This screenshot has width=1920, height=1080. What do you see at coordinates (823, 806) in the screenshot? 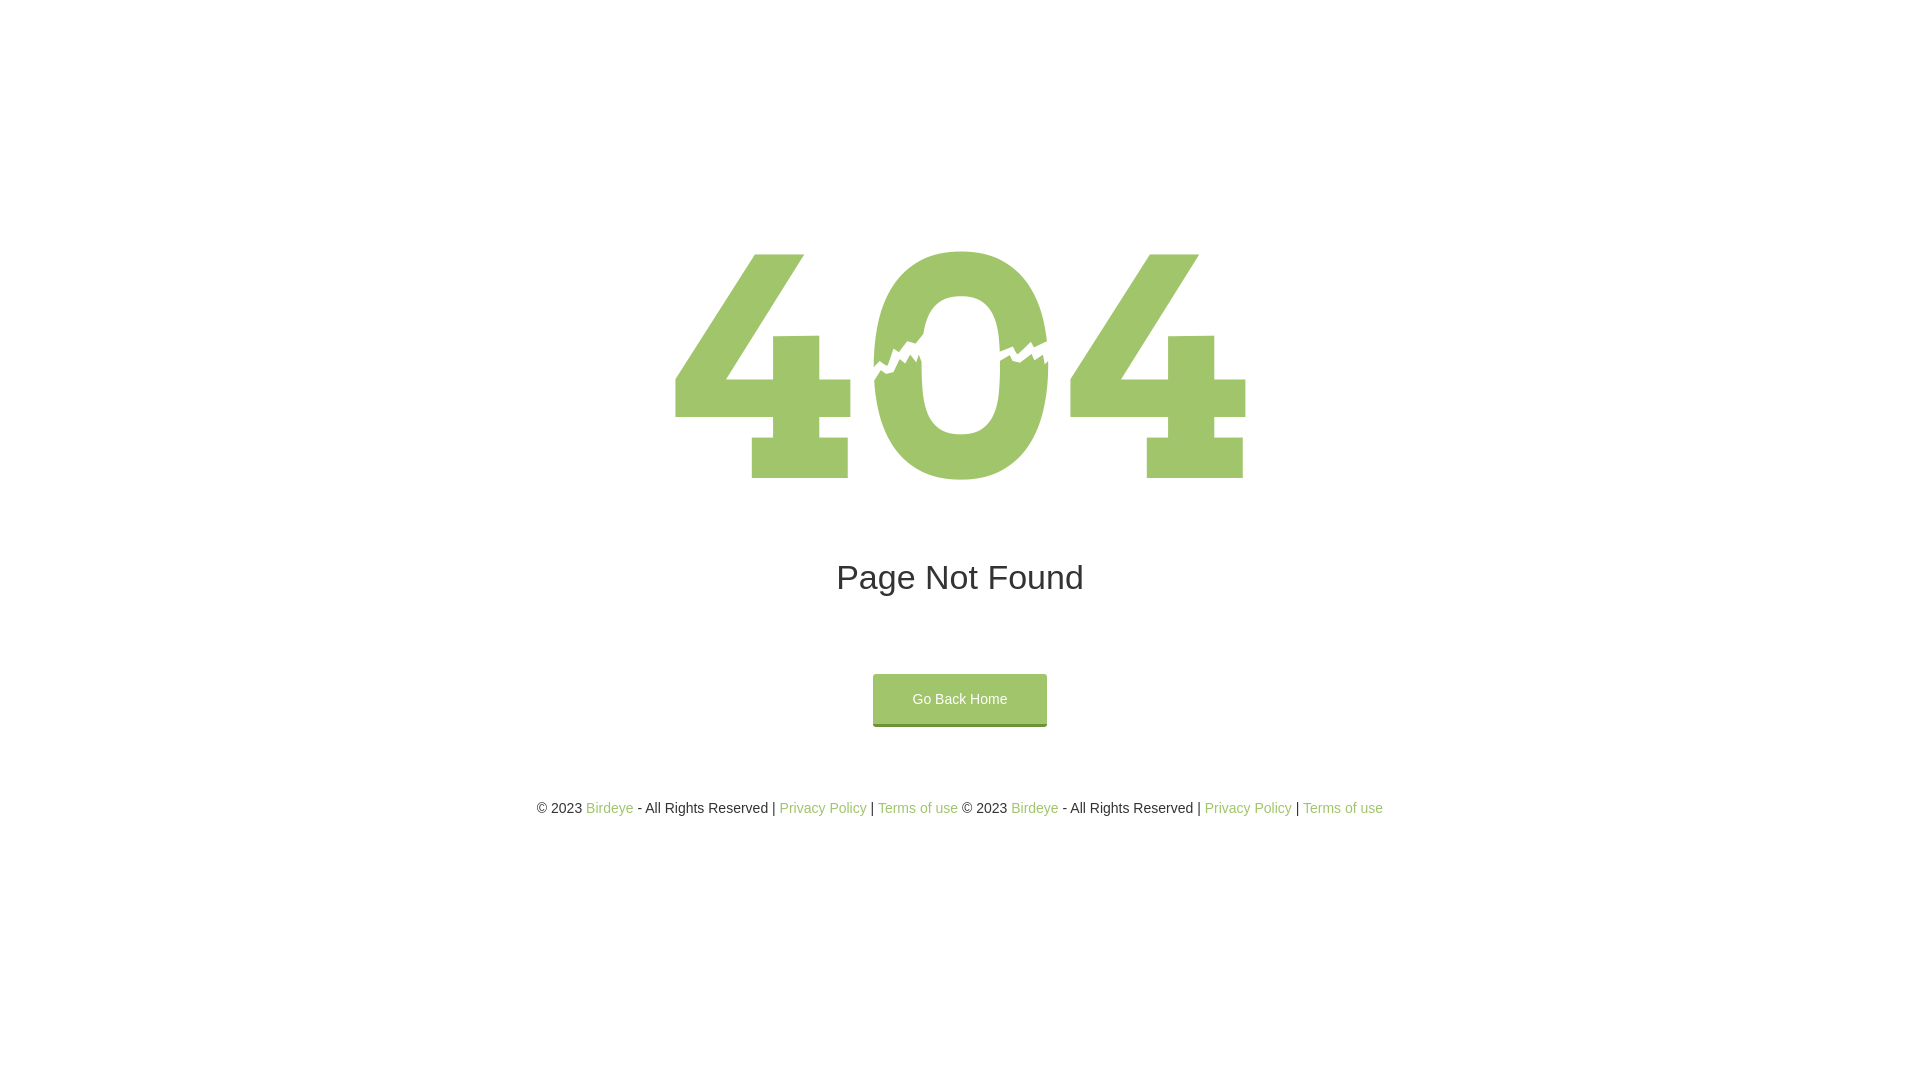
I see `'Privacy Policy'` at bounding box center [823, 806].